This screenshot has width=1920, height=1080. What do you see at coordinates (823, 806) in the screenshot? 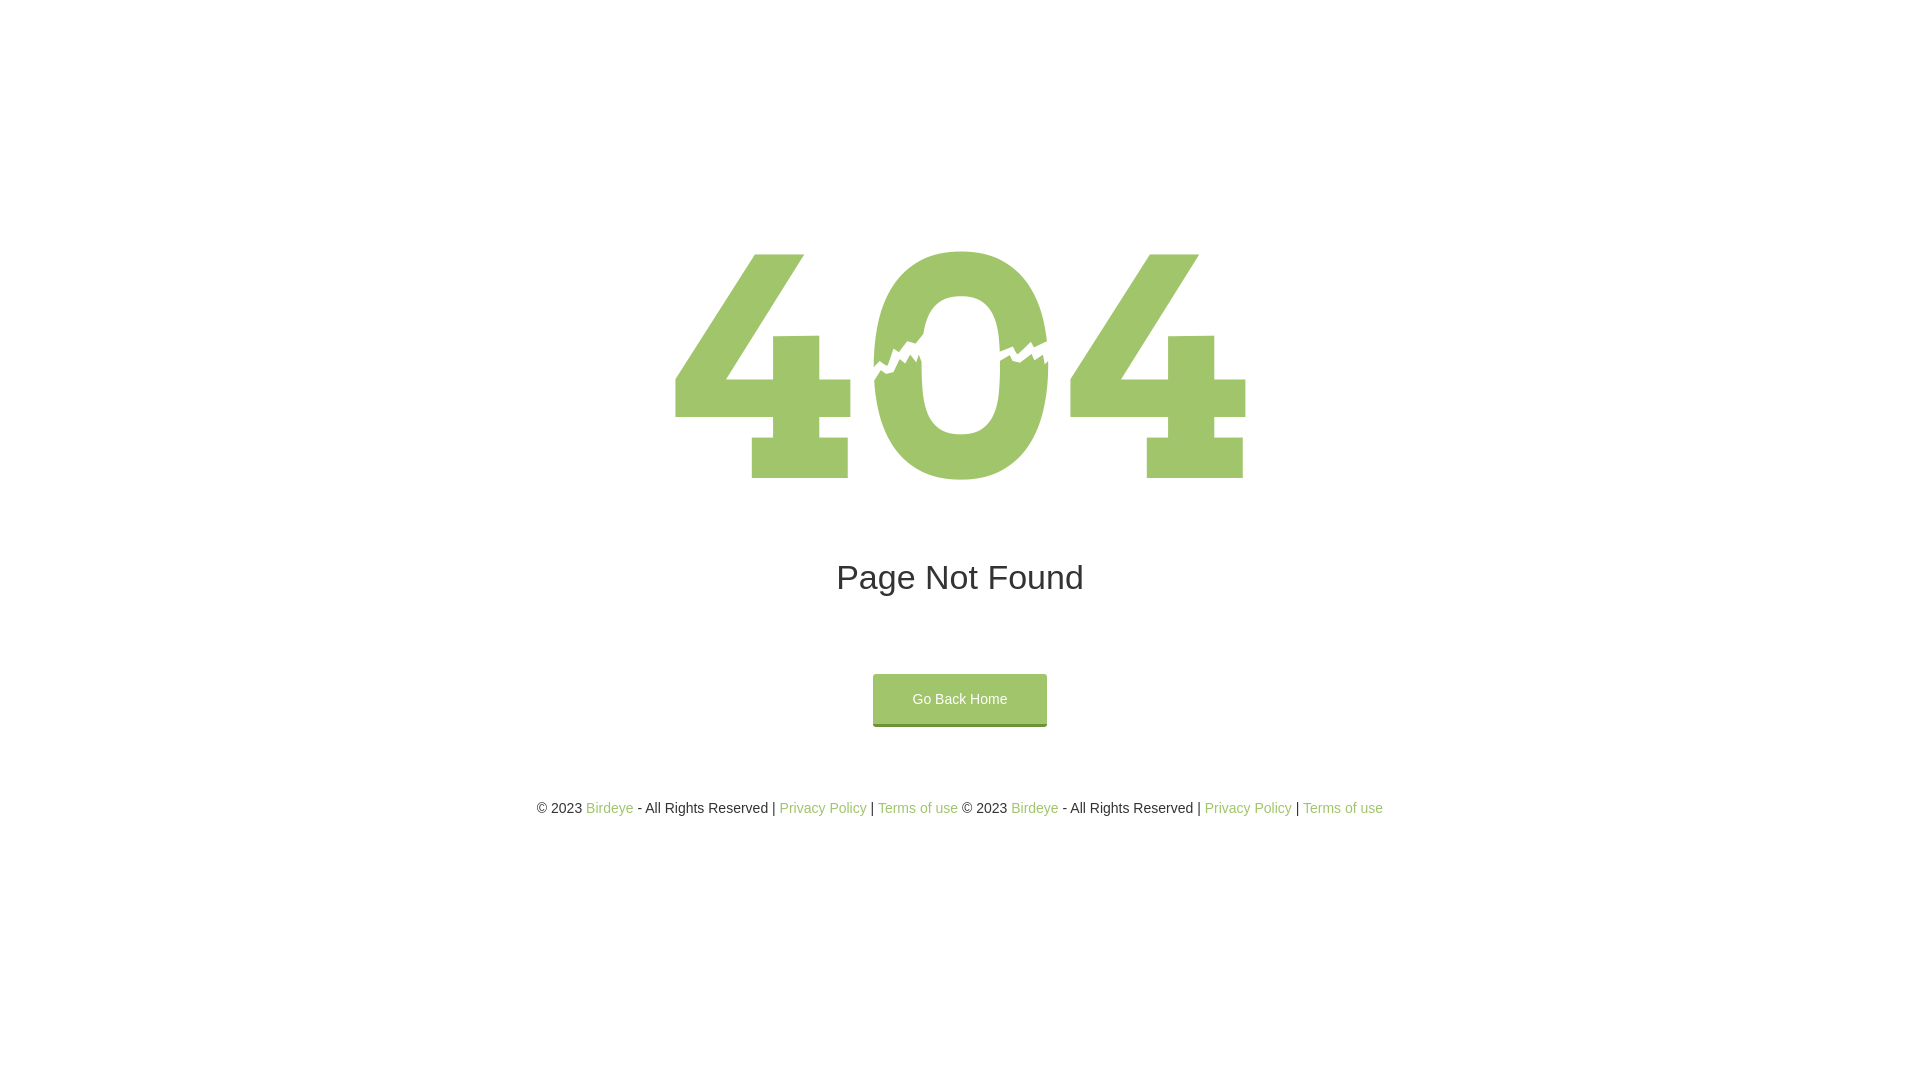
I see `'Privacy Policy'` at bounding box center [823, 806].